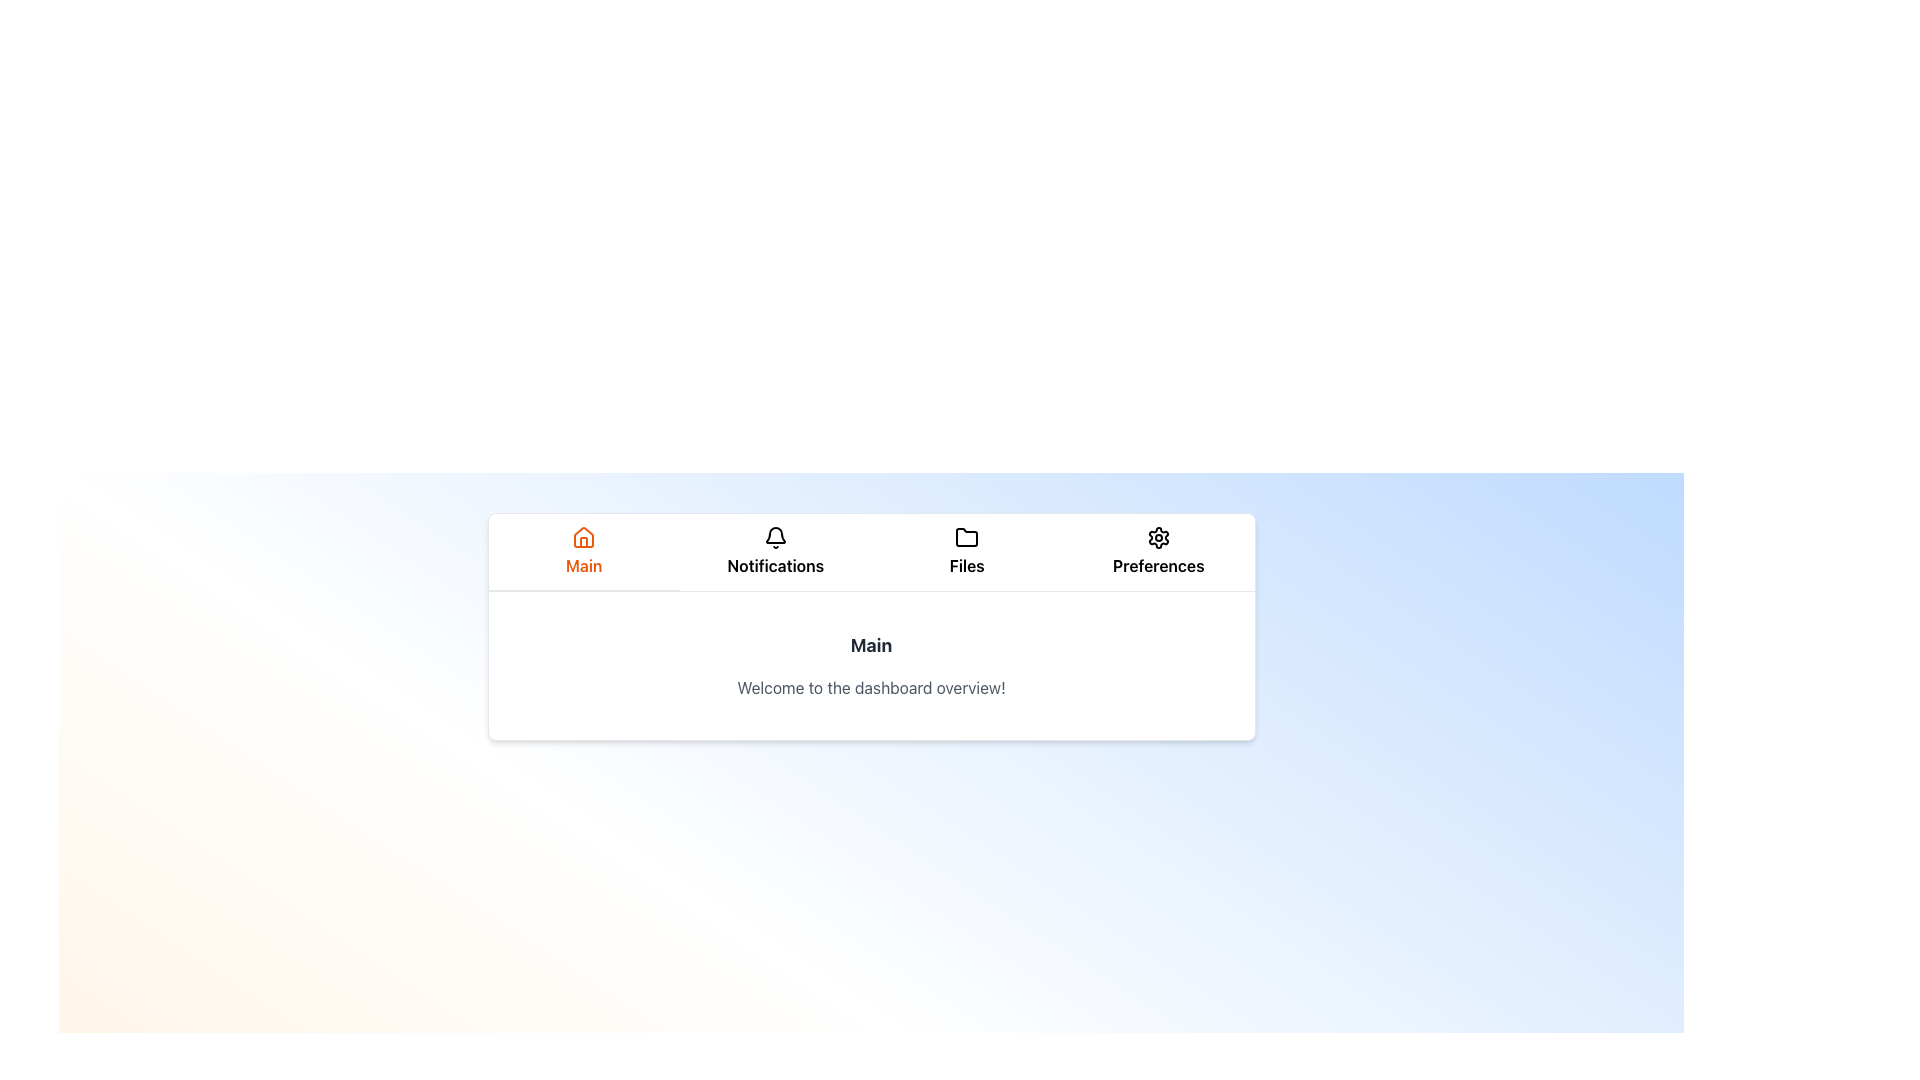  I want to click on the 'Preferences' text label, which is the fourth item in the horizontal navigation bar, so click(1158, 566).